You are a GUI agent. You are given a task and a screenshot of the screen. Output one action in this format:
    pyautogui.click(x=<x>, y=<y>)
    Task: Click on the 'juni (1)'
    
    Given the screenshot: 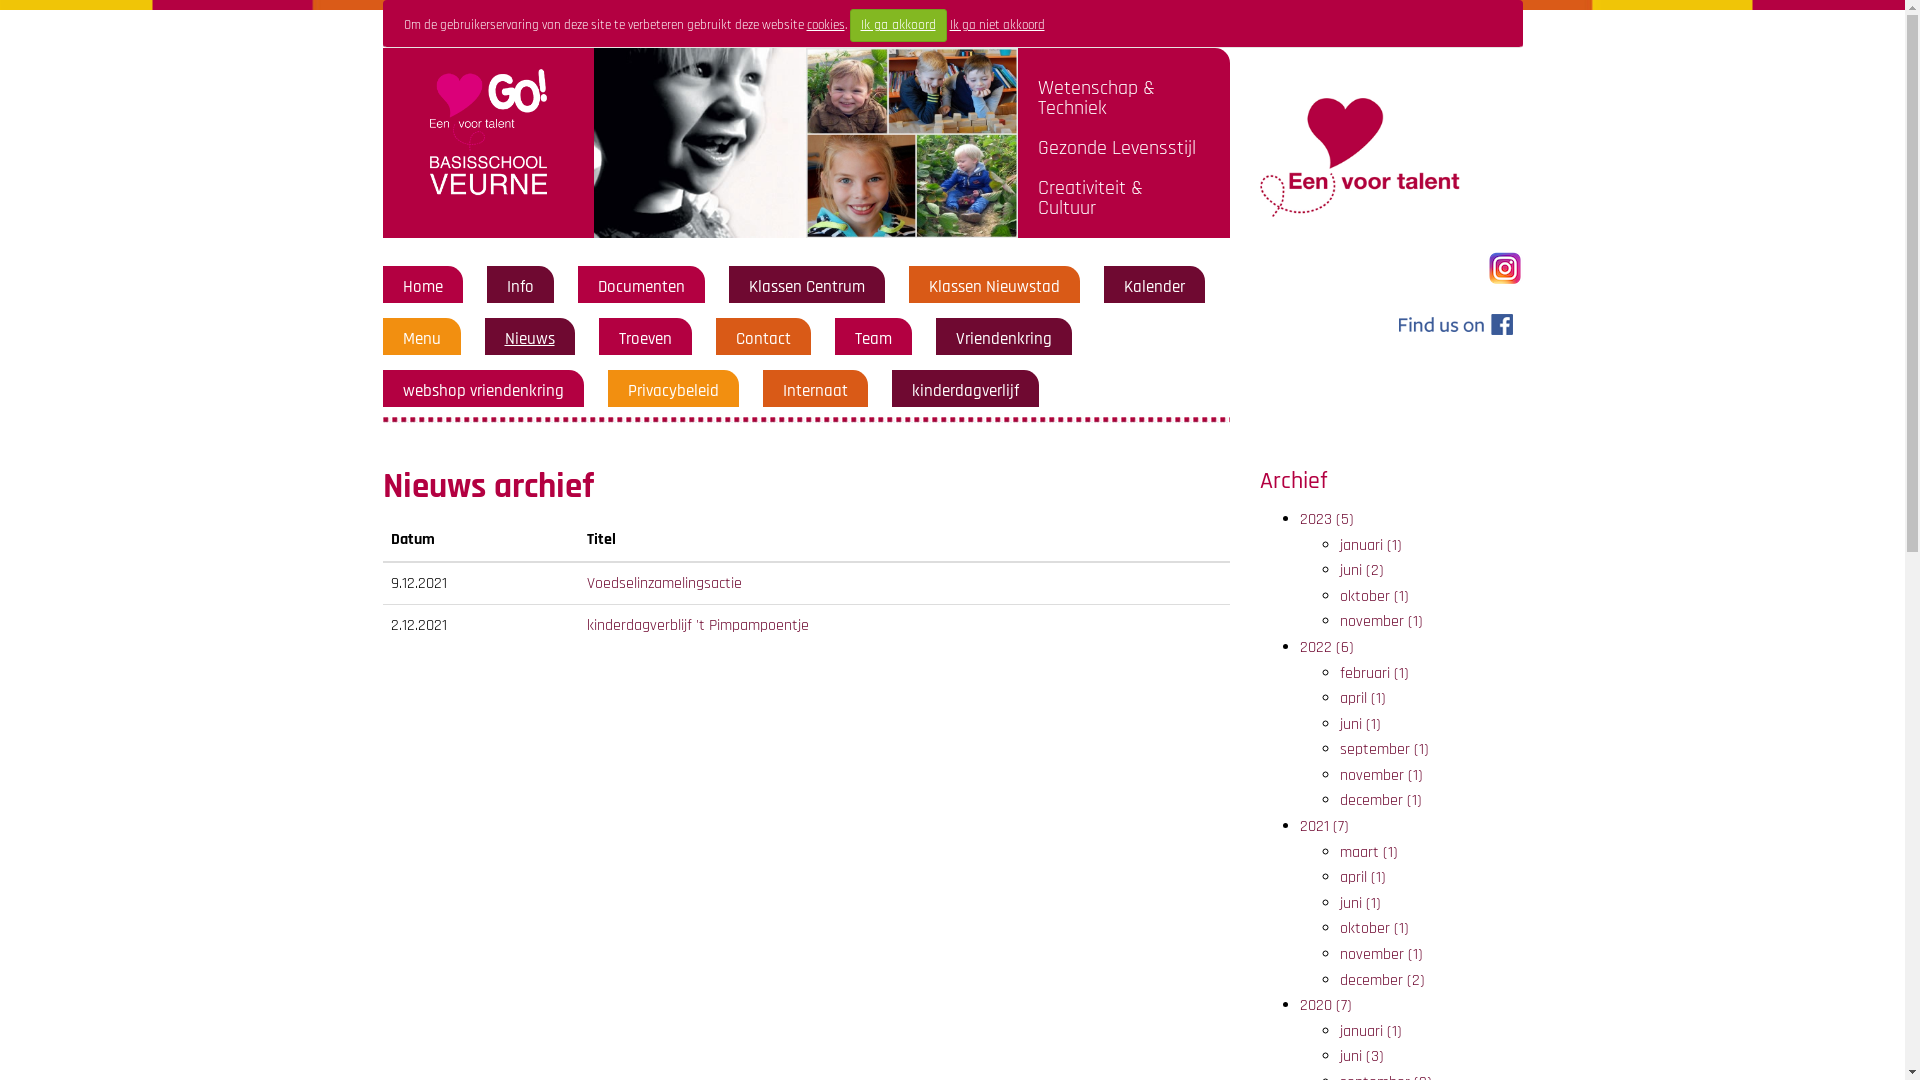 What is the action you would take?
    pyautogui.click(x=1360, y=724)
    